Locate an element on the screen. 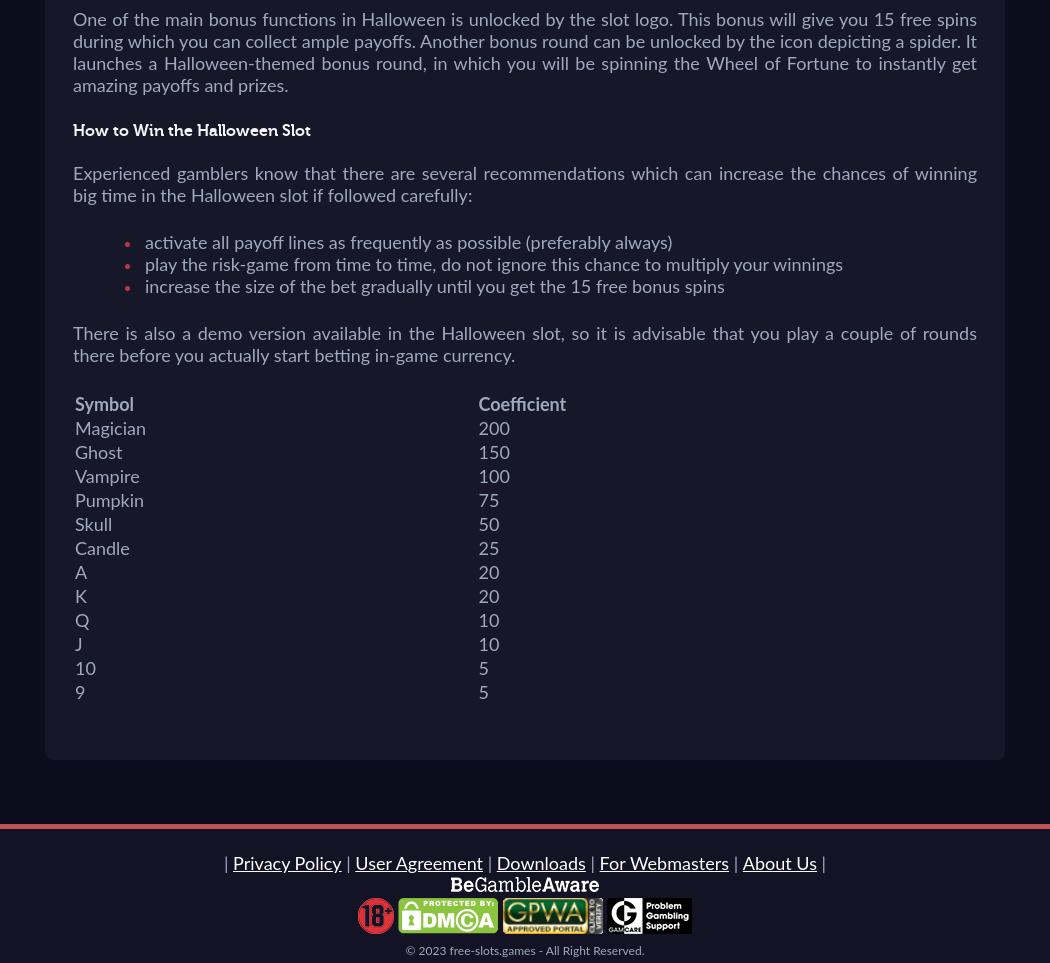 The image size is (1050, 963). 'One of the main bonus functions in Halloween is unlocked by the slot logo. This bonus will give you 15 free spins during which you can collect ample payoffs. Another bonus round can be unlocked by the icon depicting a spider. It launches a Halloween-themed bonus round, in which you will be spinning the Wheel of Fortune to instantly get amazing payoffs and prizes.' is located at coordinates (525, 54).